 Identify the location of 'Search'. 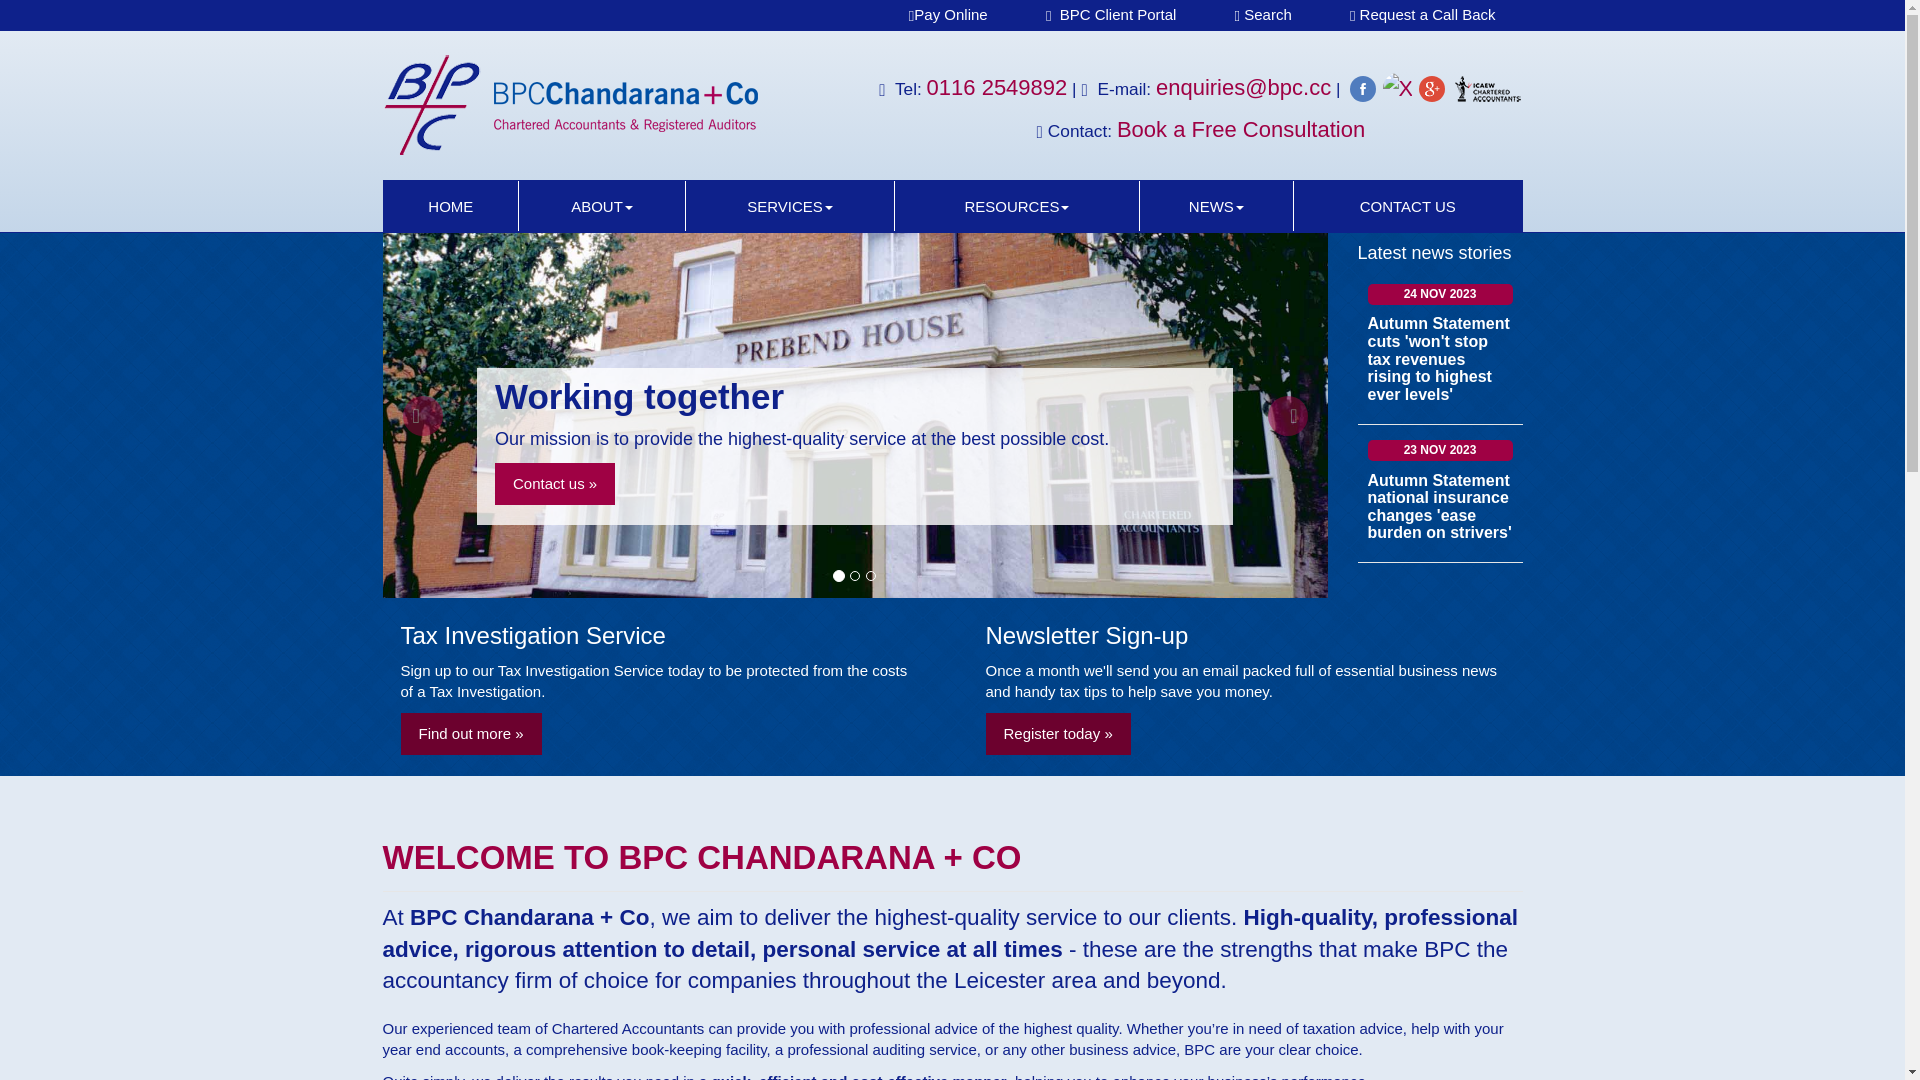
(1262, 15).